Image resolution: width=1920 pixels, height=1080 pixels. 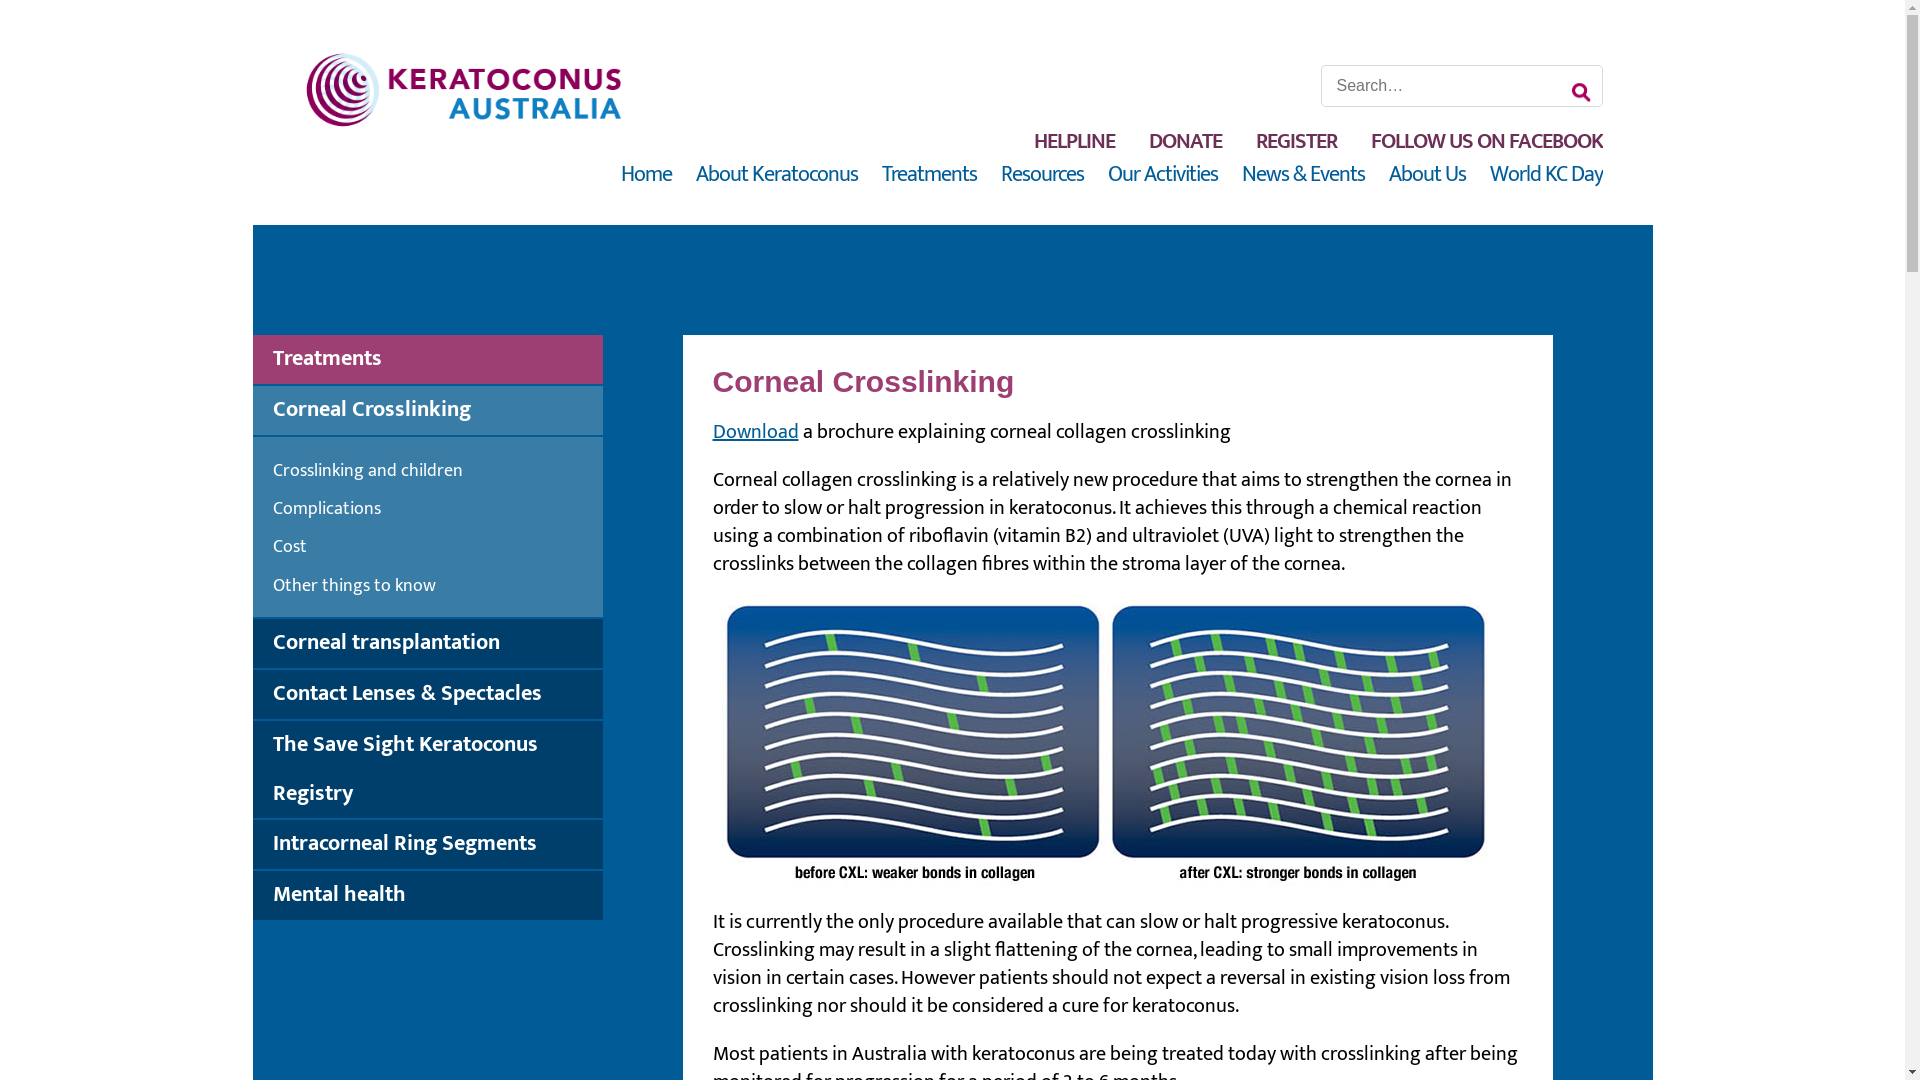 What do you see at coordinates (435, 547) in the screenshot?
I see `'Cost'` at bounding box center [435, 547].